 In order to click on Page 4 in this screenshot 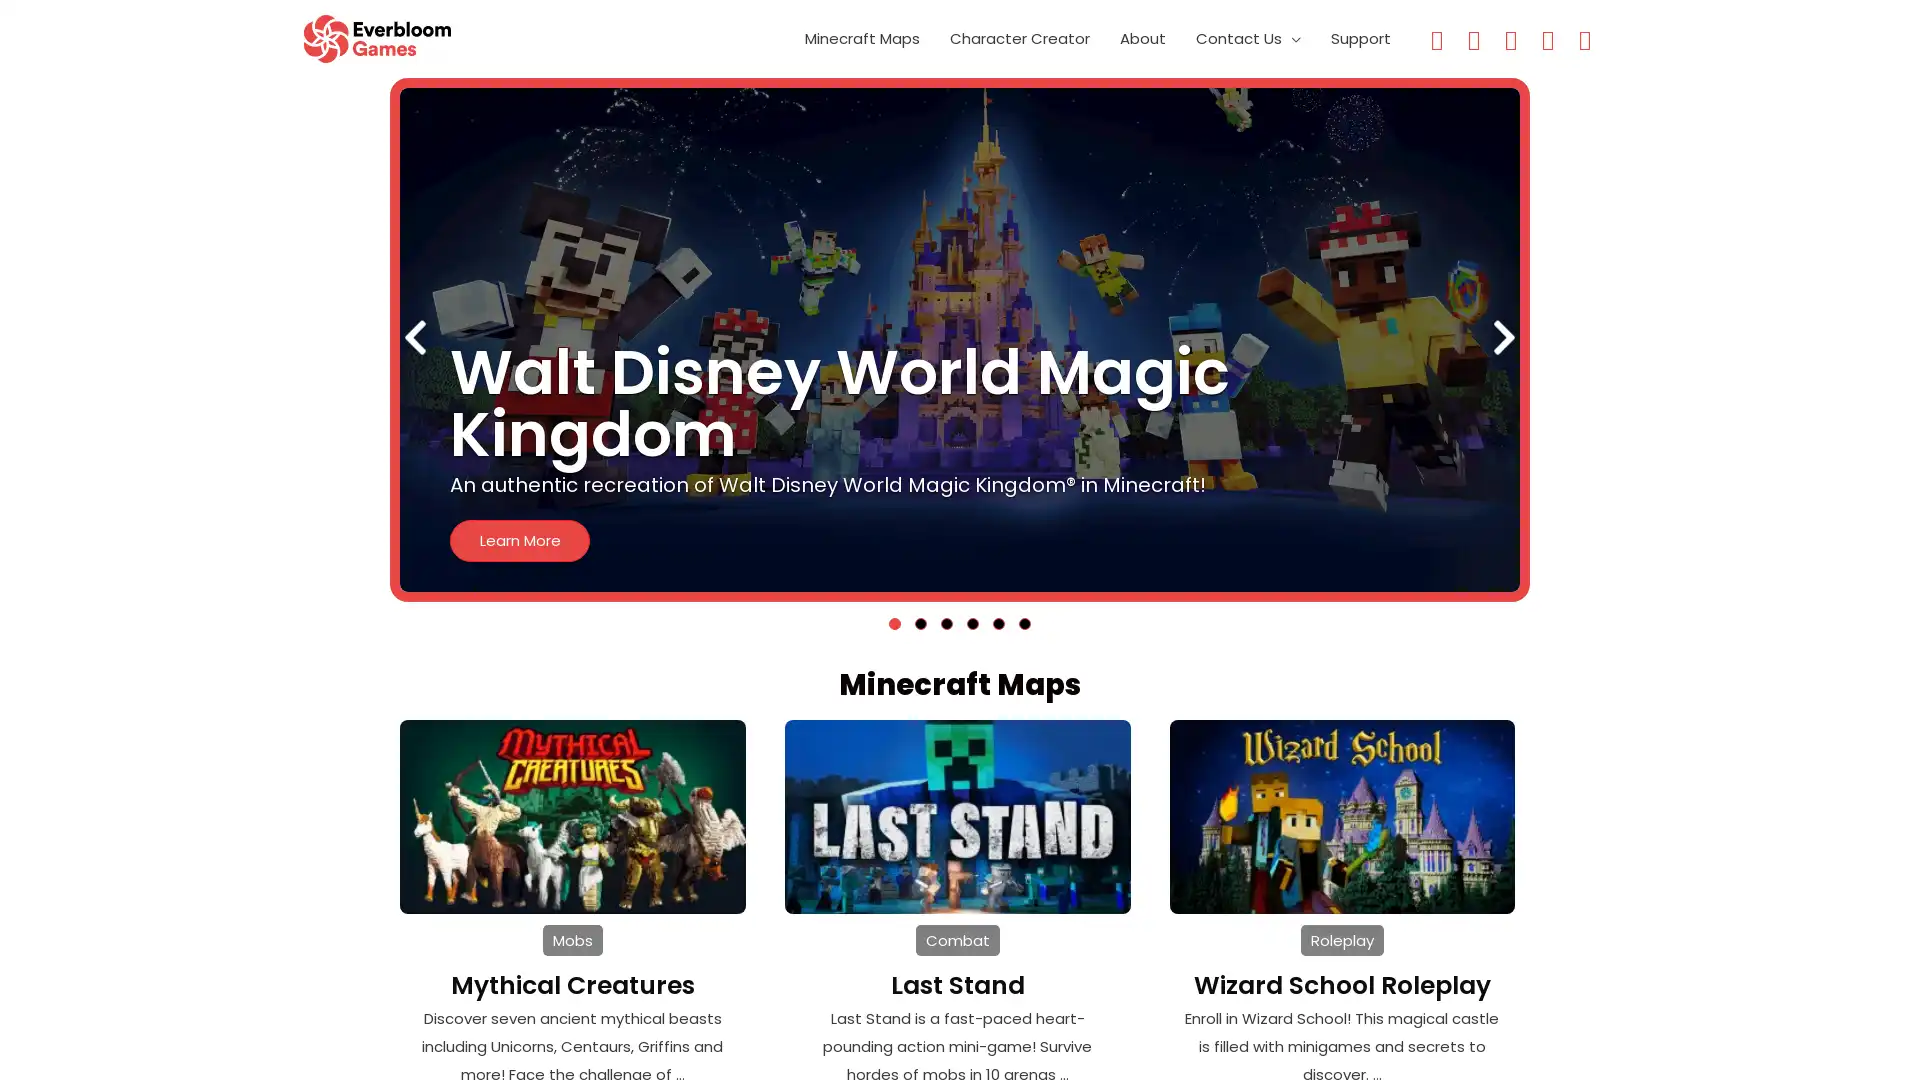, I will do `click(973, 622)`.